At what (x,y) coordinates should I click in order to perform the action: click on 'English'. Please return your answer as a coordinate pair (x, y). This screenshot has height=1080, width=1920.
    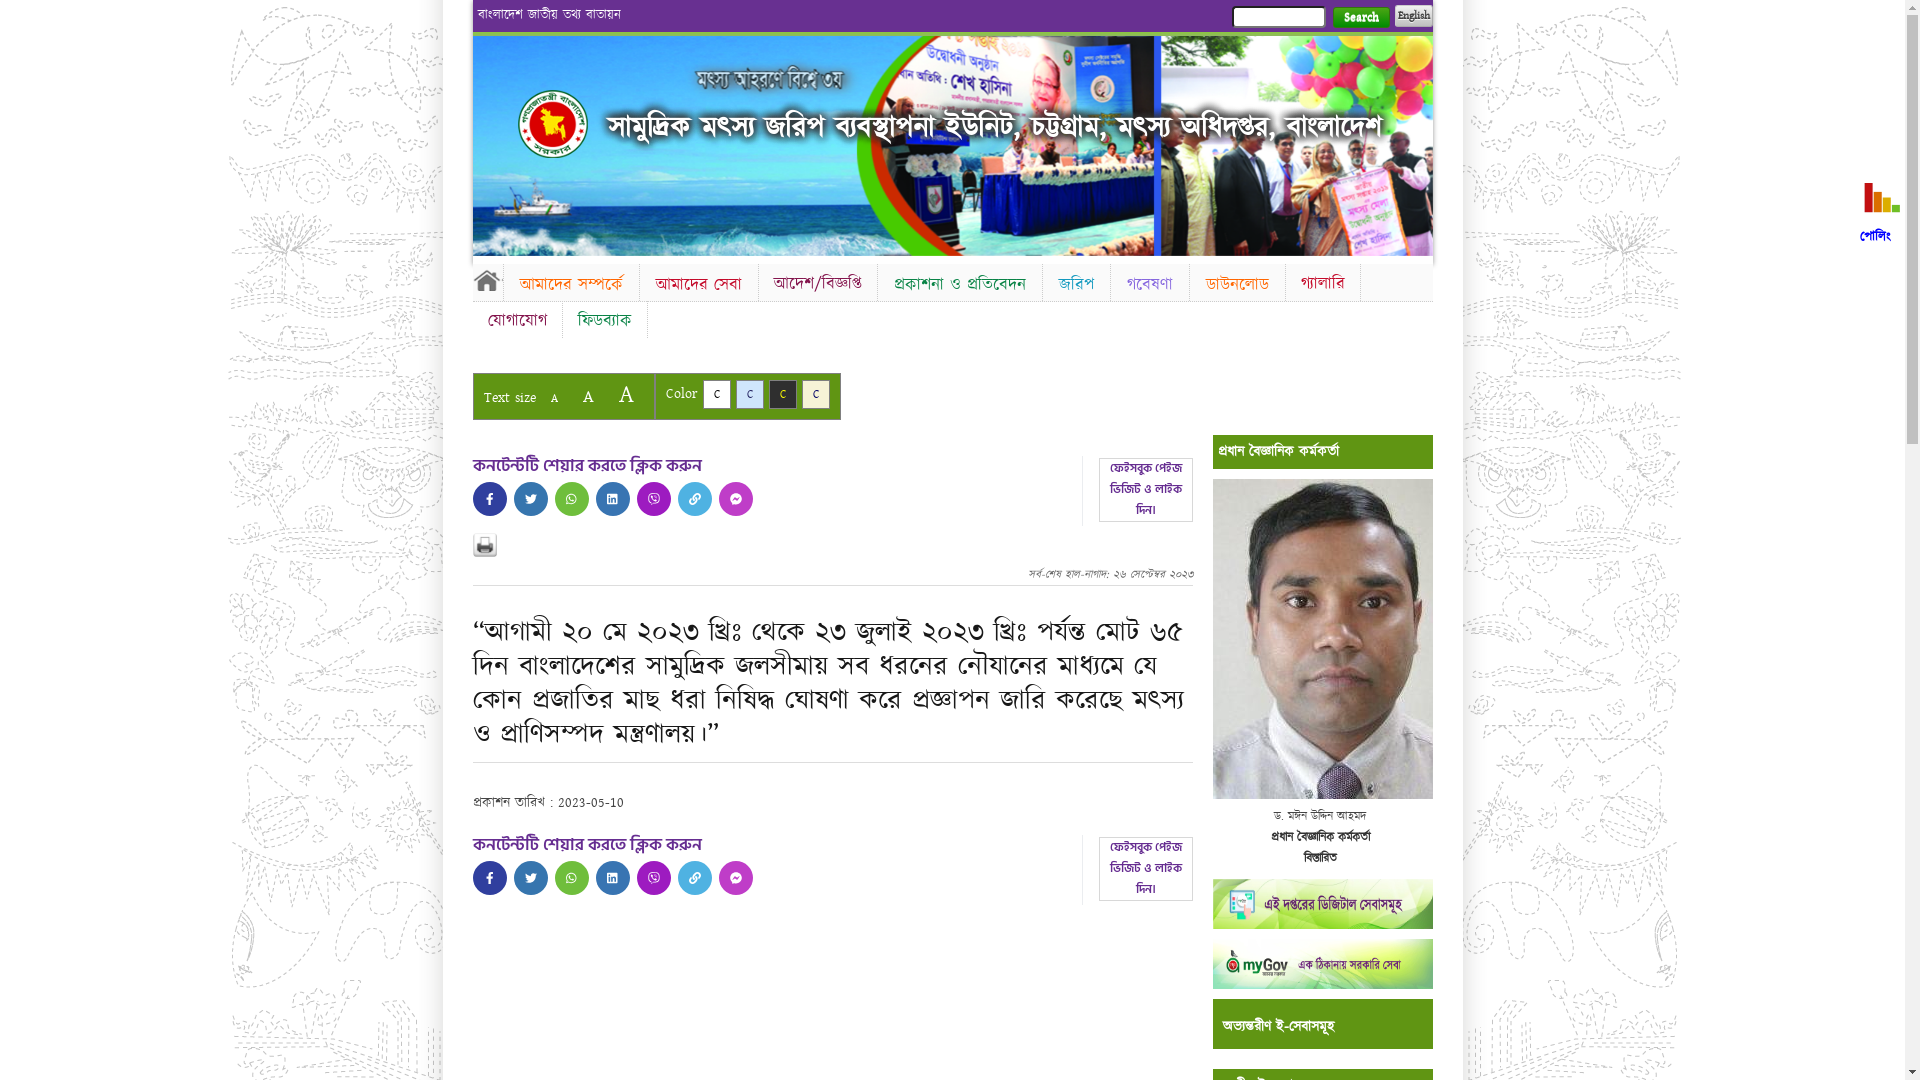
    Looking at the image, I should click on (1411, 15).